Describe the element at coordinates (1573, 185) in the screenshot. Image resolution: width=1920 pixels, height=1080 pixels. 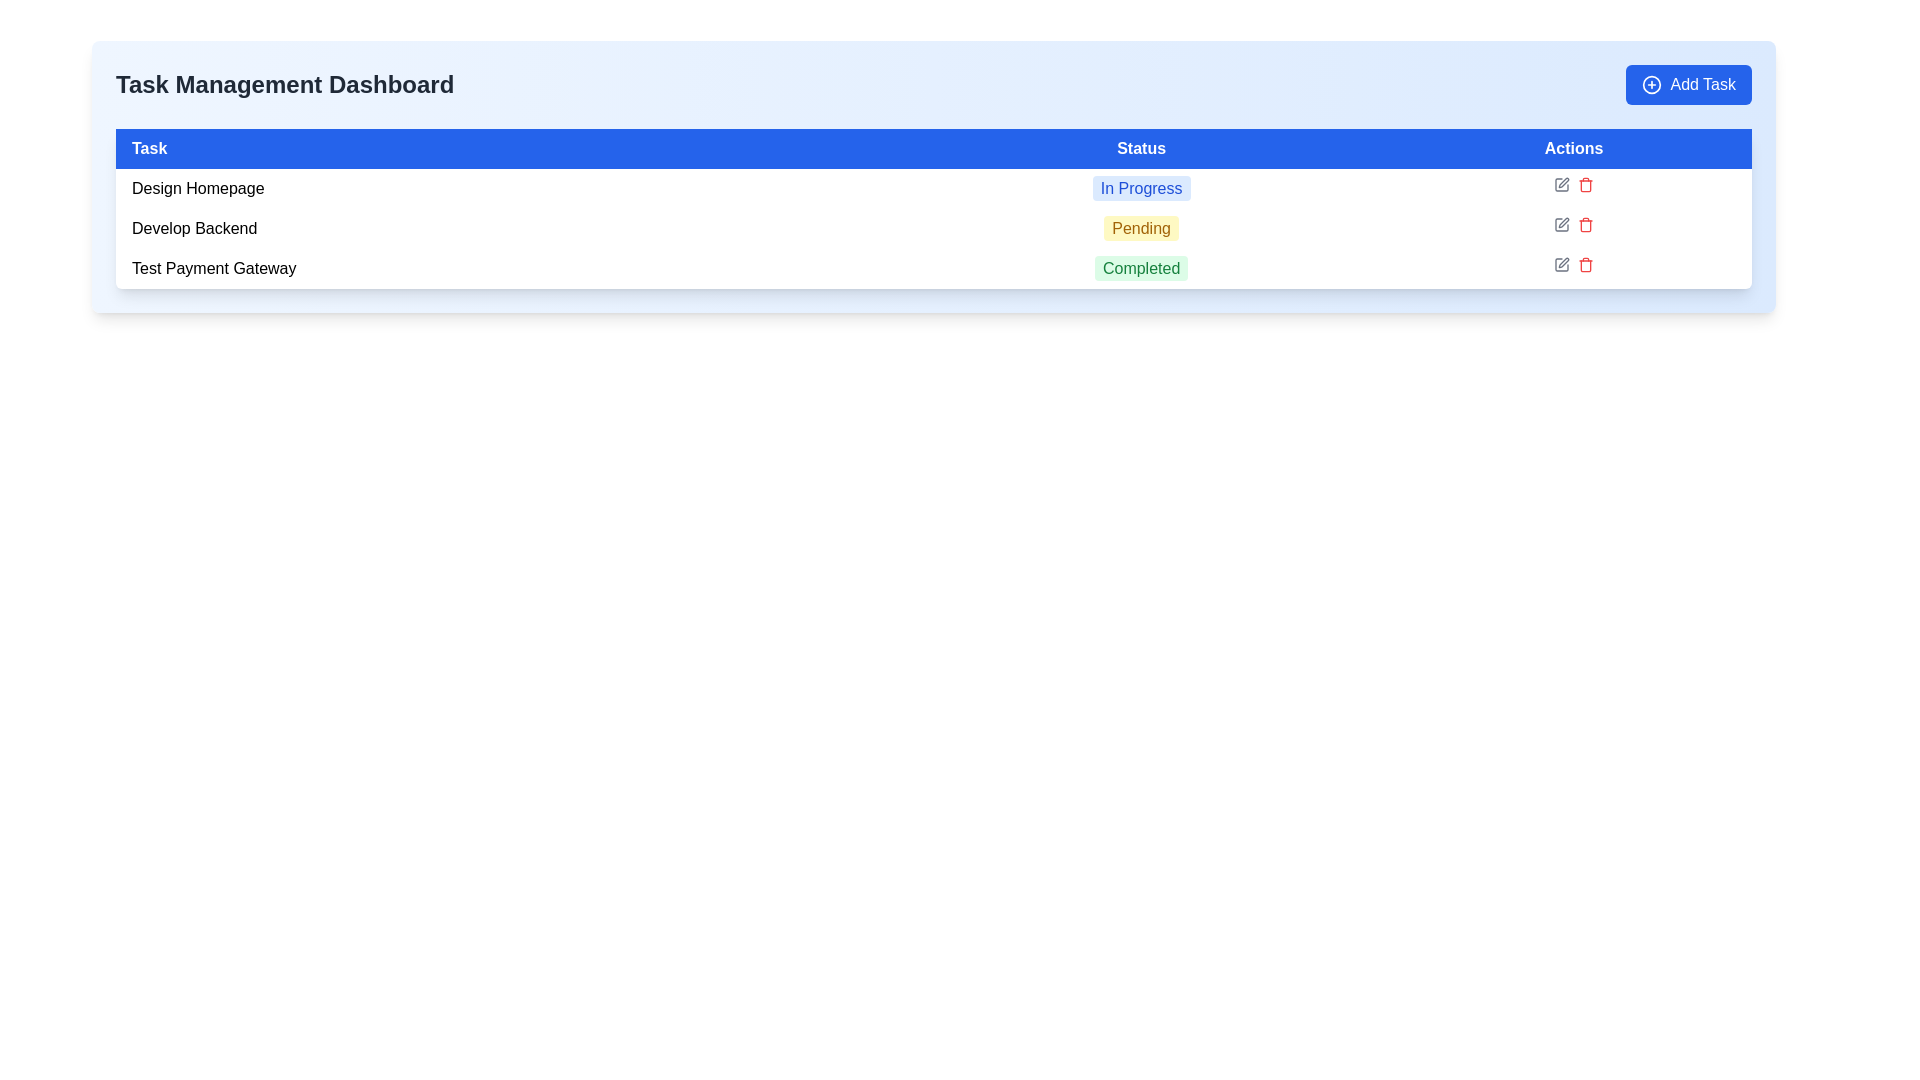
I see `the edit icon in the 'Actions' column for the 'Design Homepage' task` at that location.